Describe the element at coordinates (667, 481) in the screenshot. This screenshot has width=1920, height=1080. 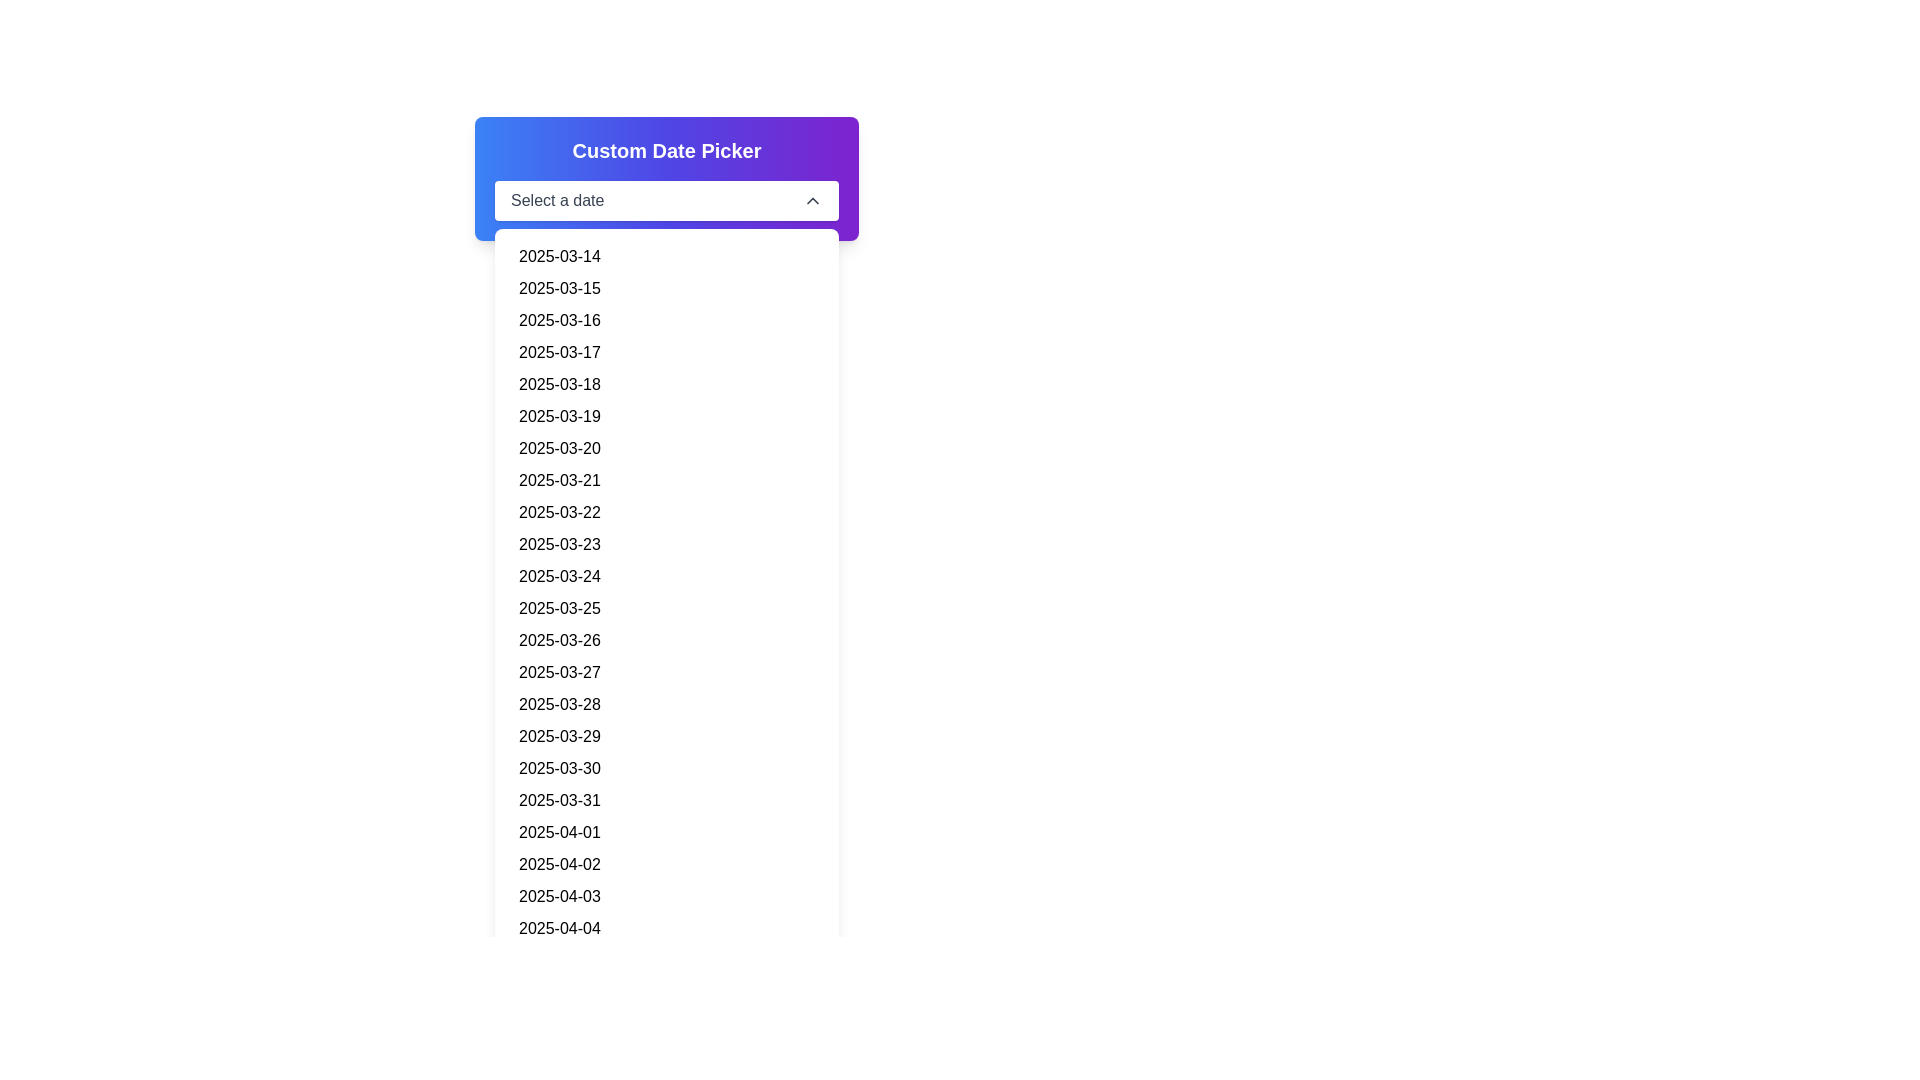
I see `the list item displaying the date '2025-03-21'` at that location.